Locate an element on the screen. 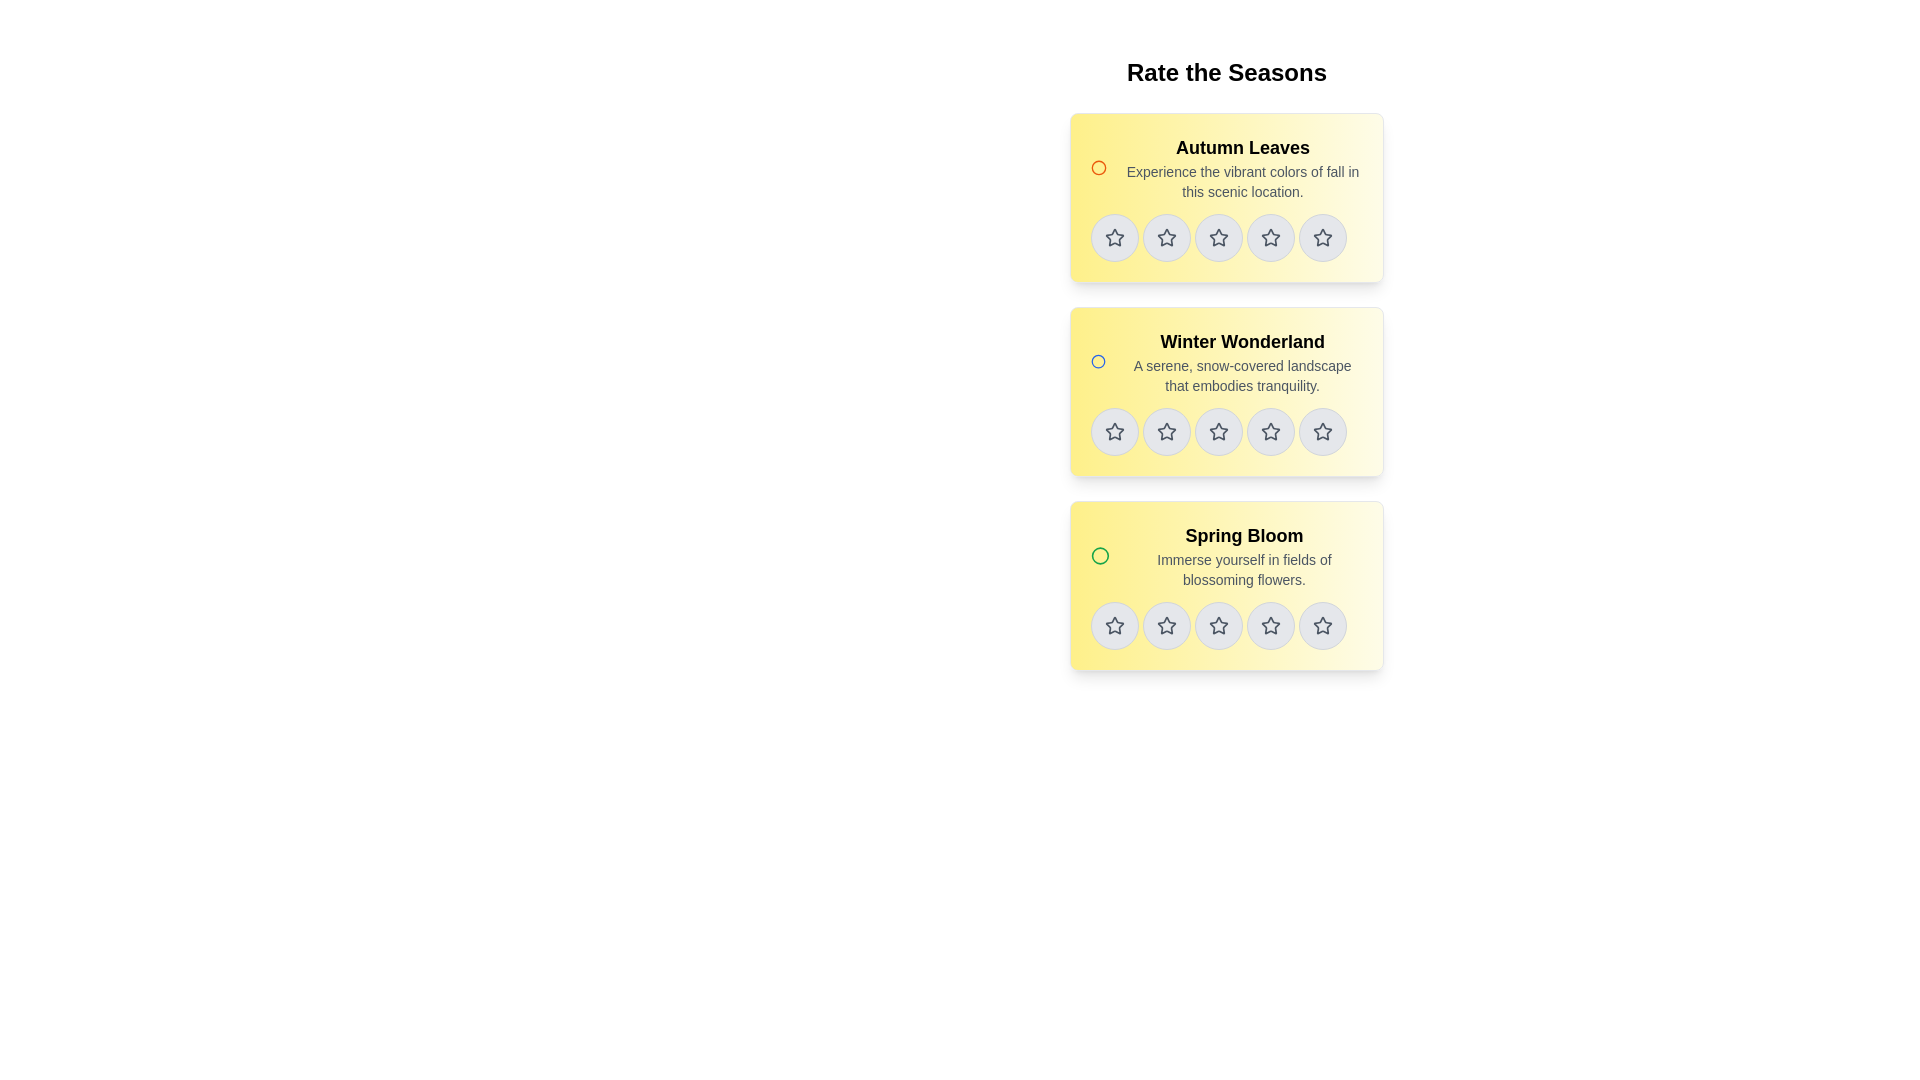  the Label/Text Header that serves as the title for the 'Winter Wonderland' card, which is the second card in a vertical stack of three is located at coordinates (1241, 341).